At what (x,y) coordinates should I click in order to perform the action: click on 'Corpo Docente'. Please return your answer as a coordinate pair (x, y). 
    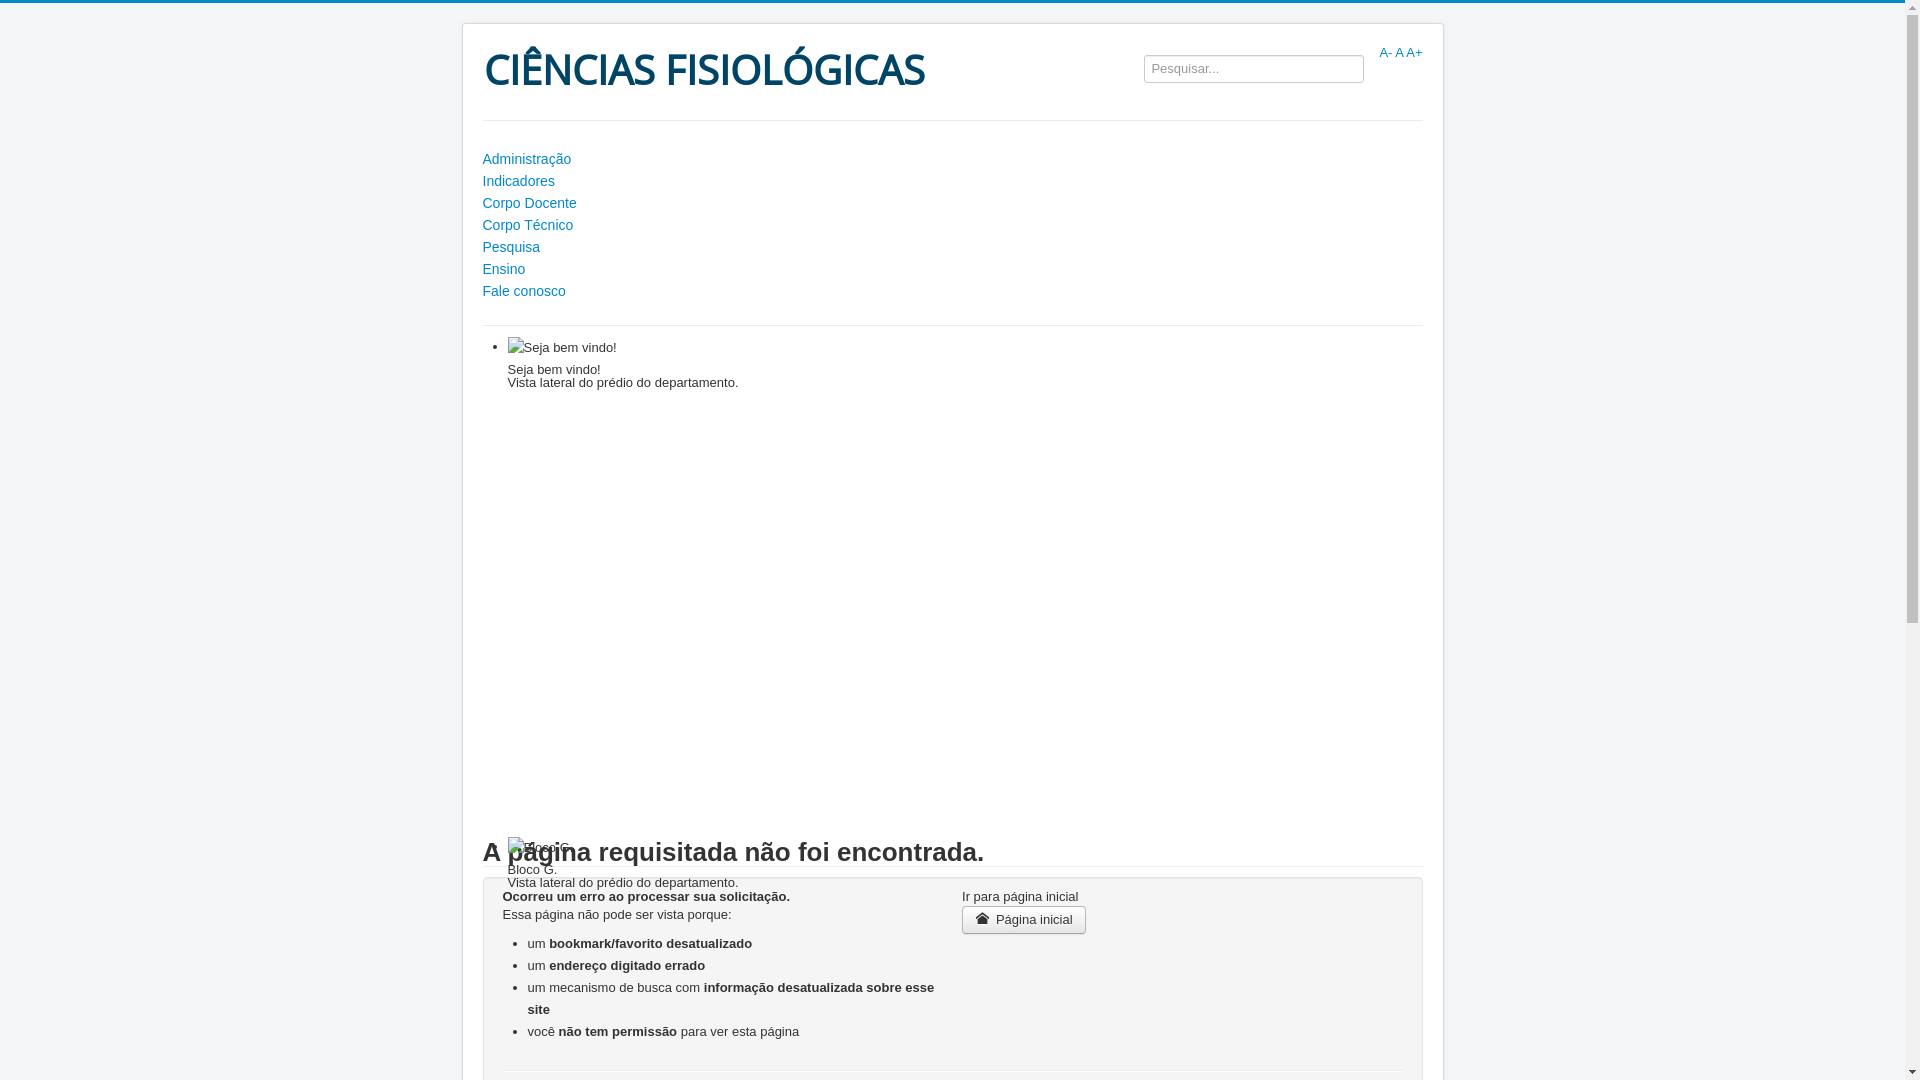
    Looking at the image, I should click on (950, 203).